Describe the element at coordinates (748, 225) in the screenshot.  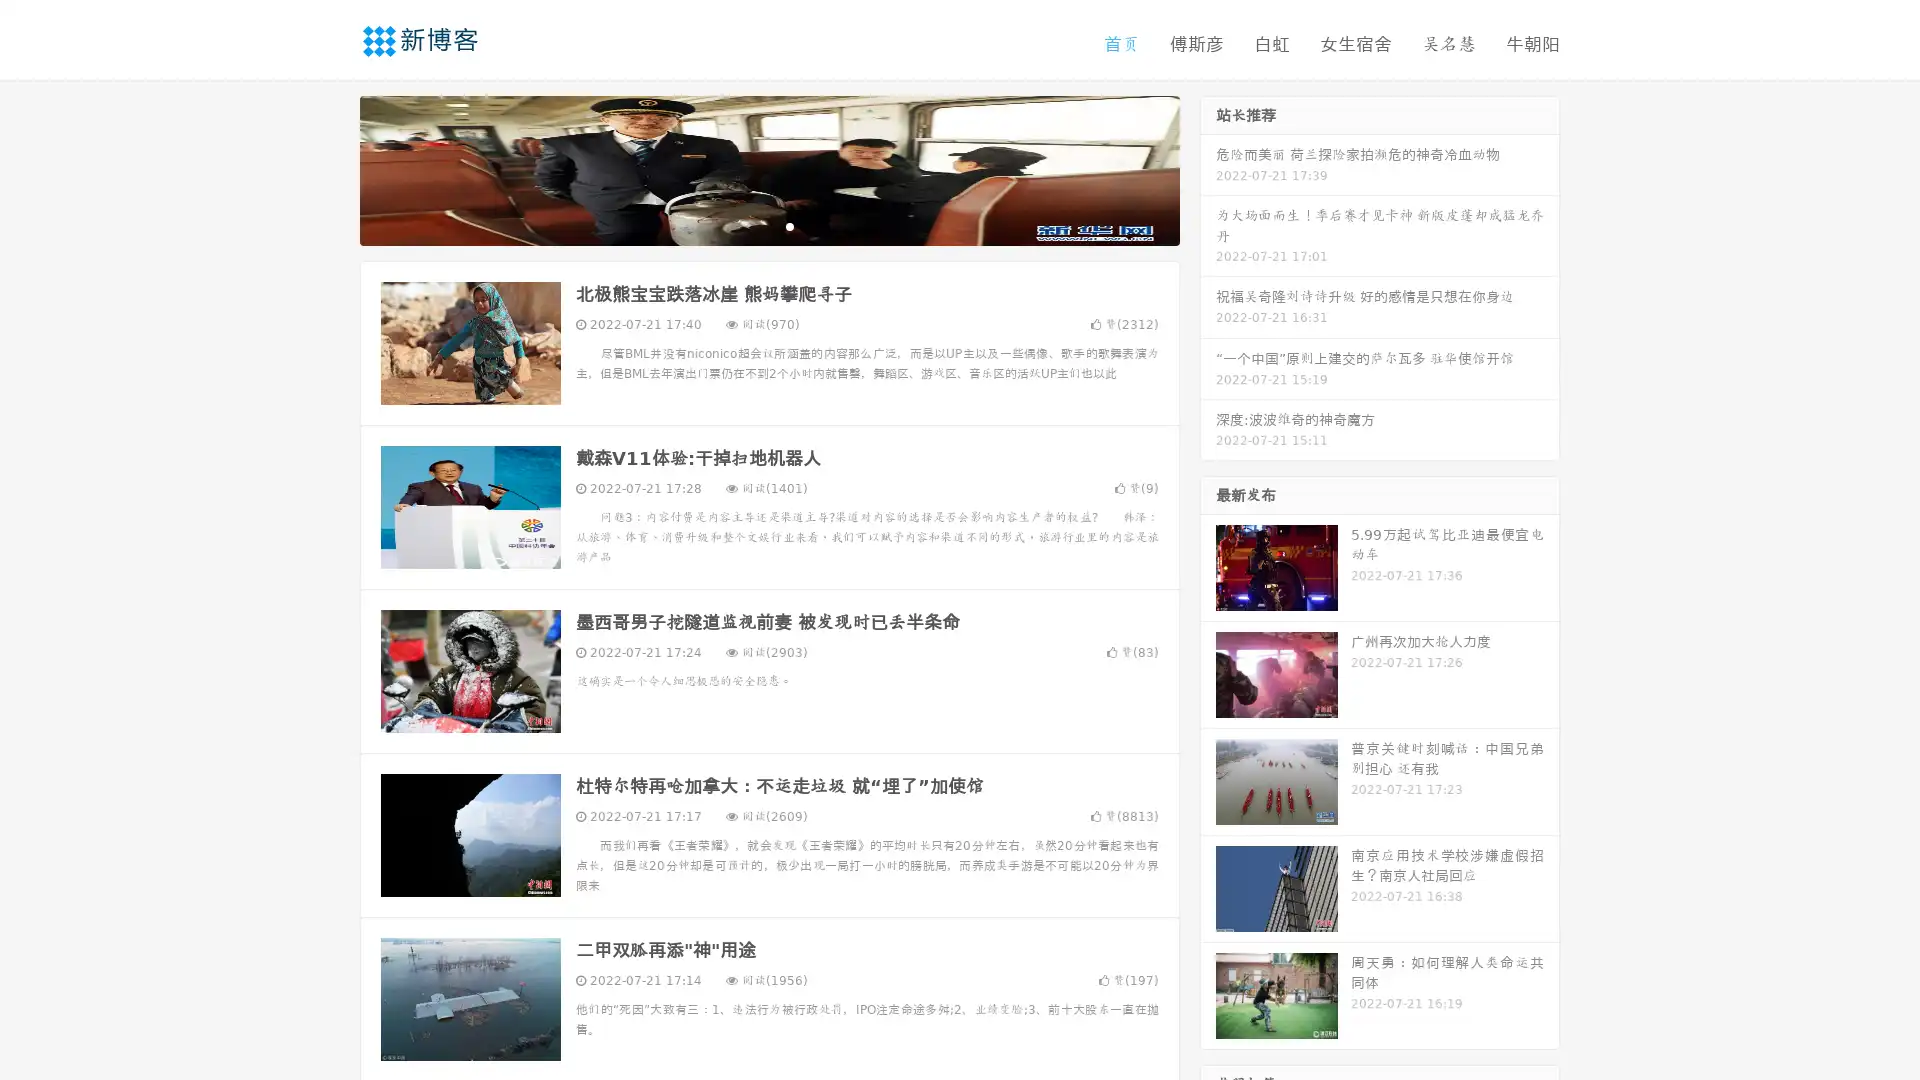
I see `Go to slide 1` at that location.